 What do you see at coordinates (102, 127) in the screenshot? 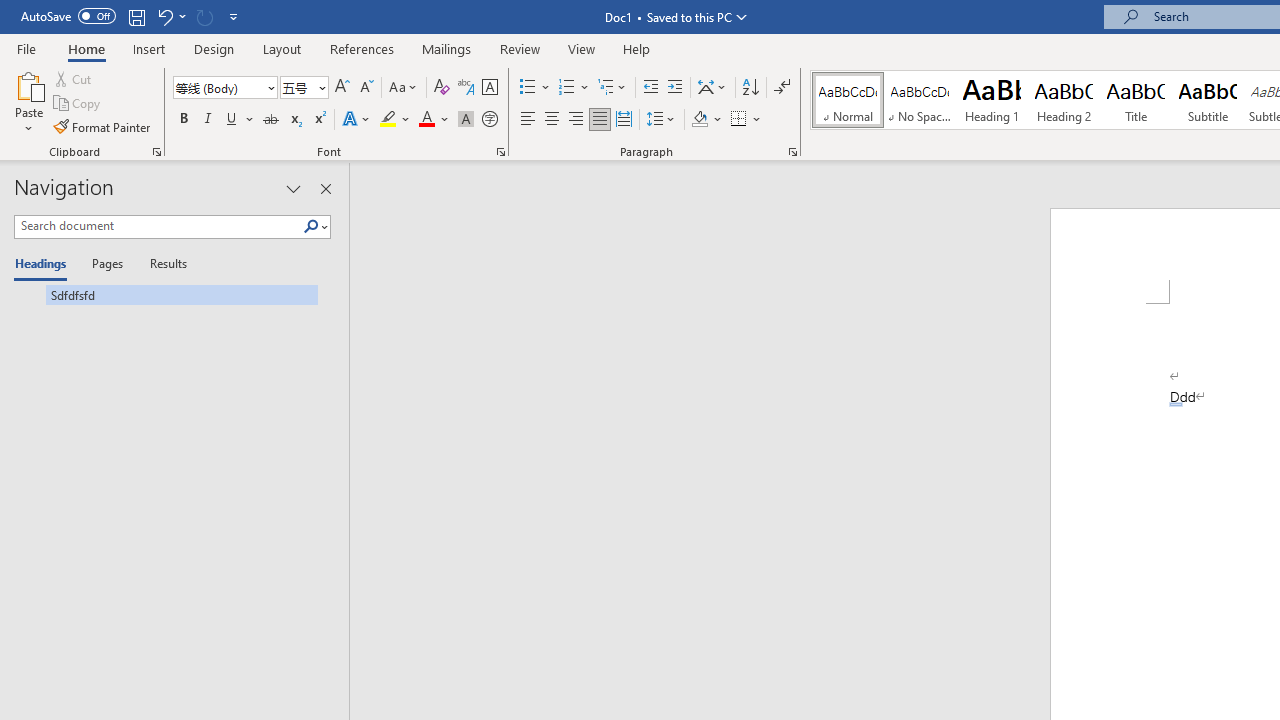
I see `'Format Painter'` at bounding box center [102, 127].